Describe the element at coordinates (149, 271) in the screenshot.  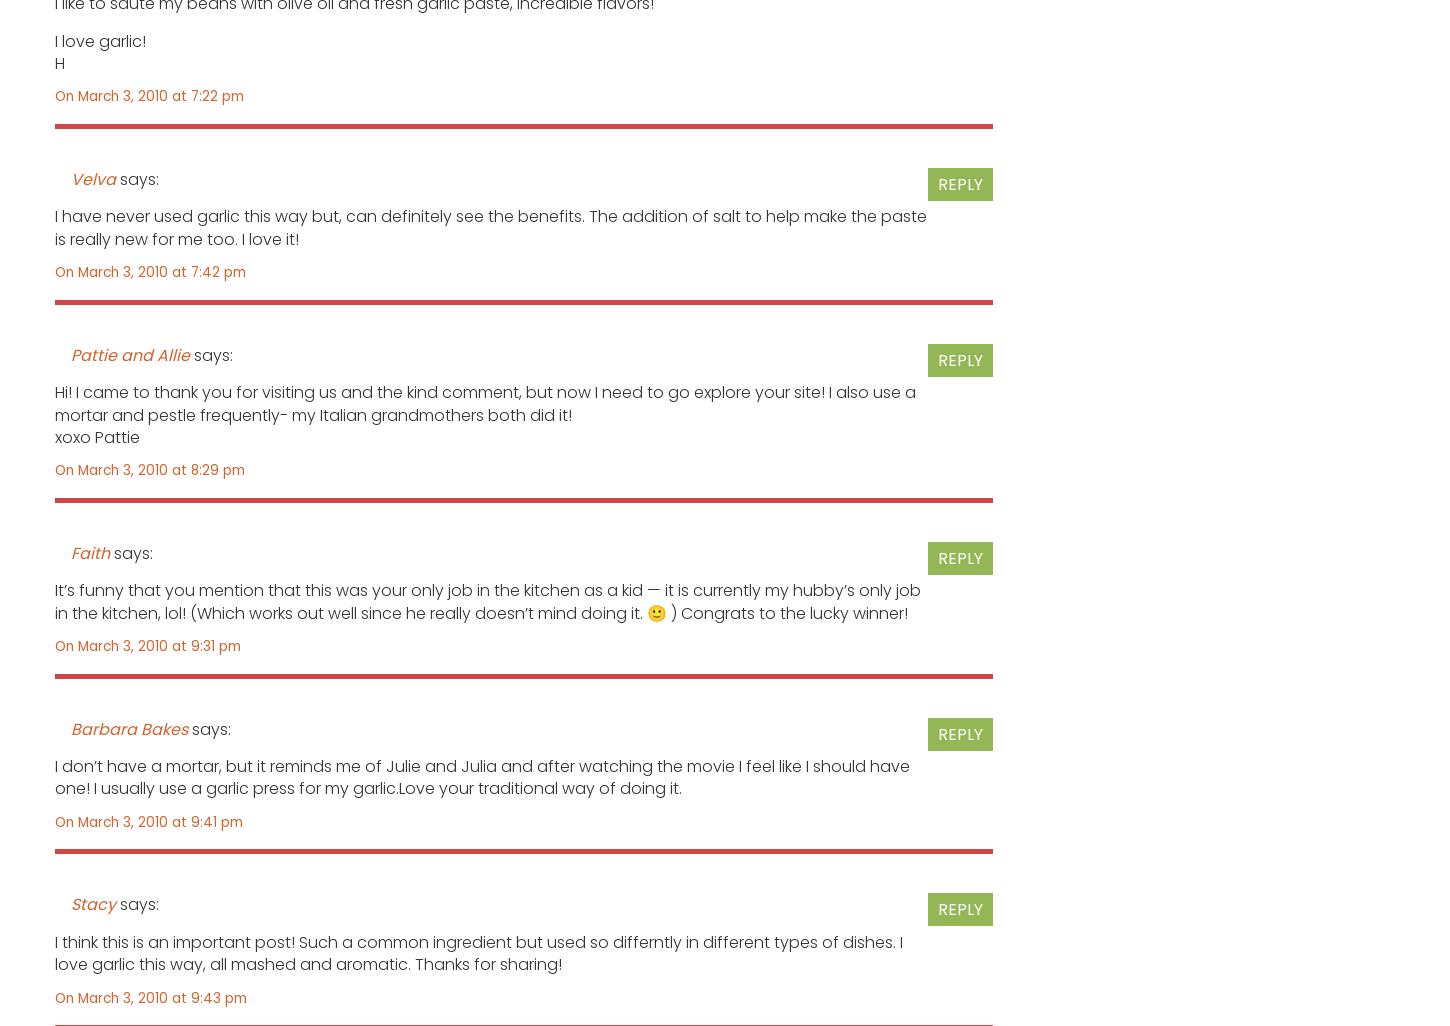
I see `'On March 3, 2010 at 7:42 pm'` at that location.